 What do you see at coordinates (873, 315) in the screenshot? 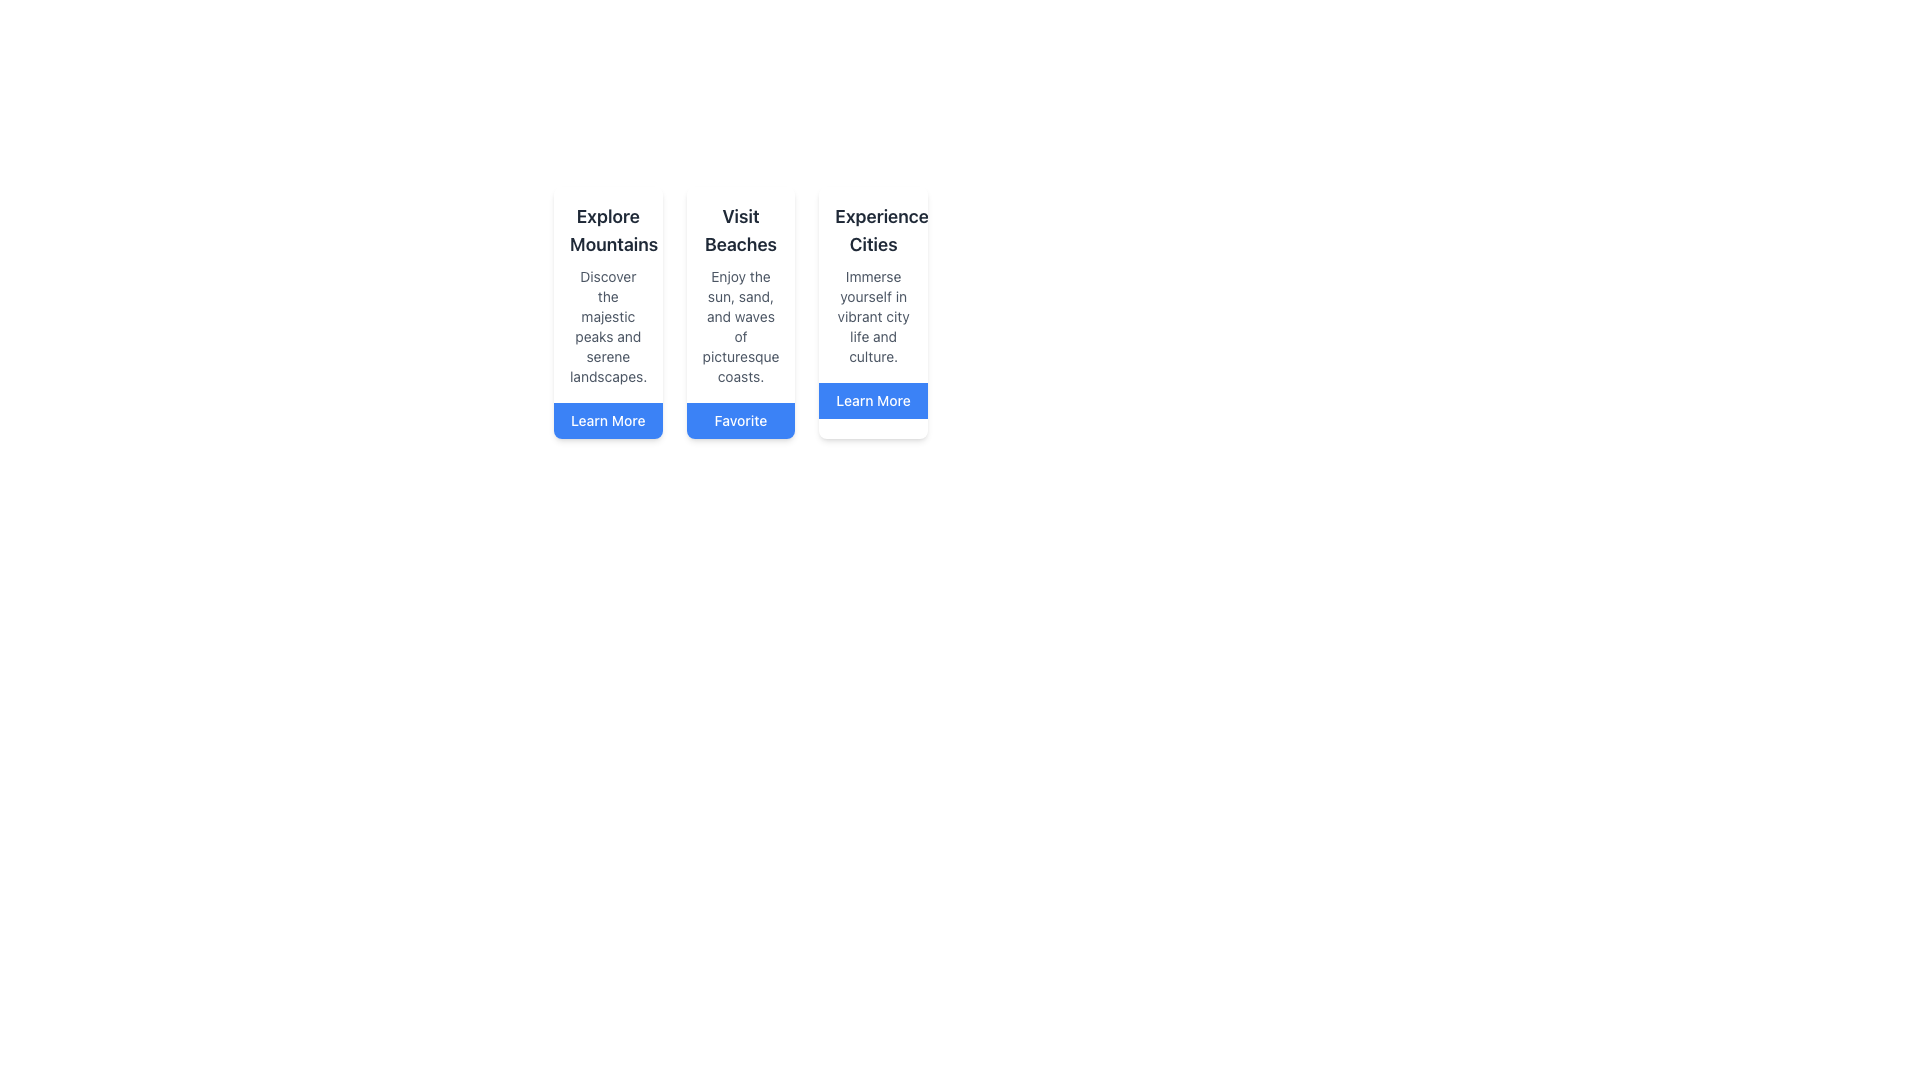
I see `the text block component that reads 'Immerse yourself in vibrant city life and culture', which is located below the heading 'Experience Cities' and above the button labeled 'Learn More'` at bounding box center [873, 315].